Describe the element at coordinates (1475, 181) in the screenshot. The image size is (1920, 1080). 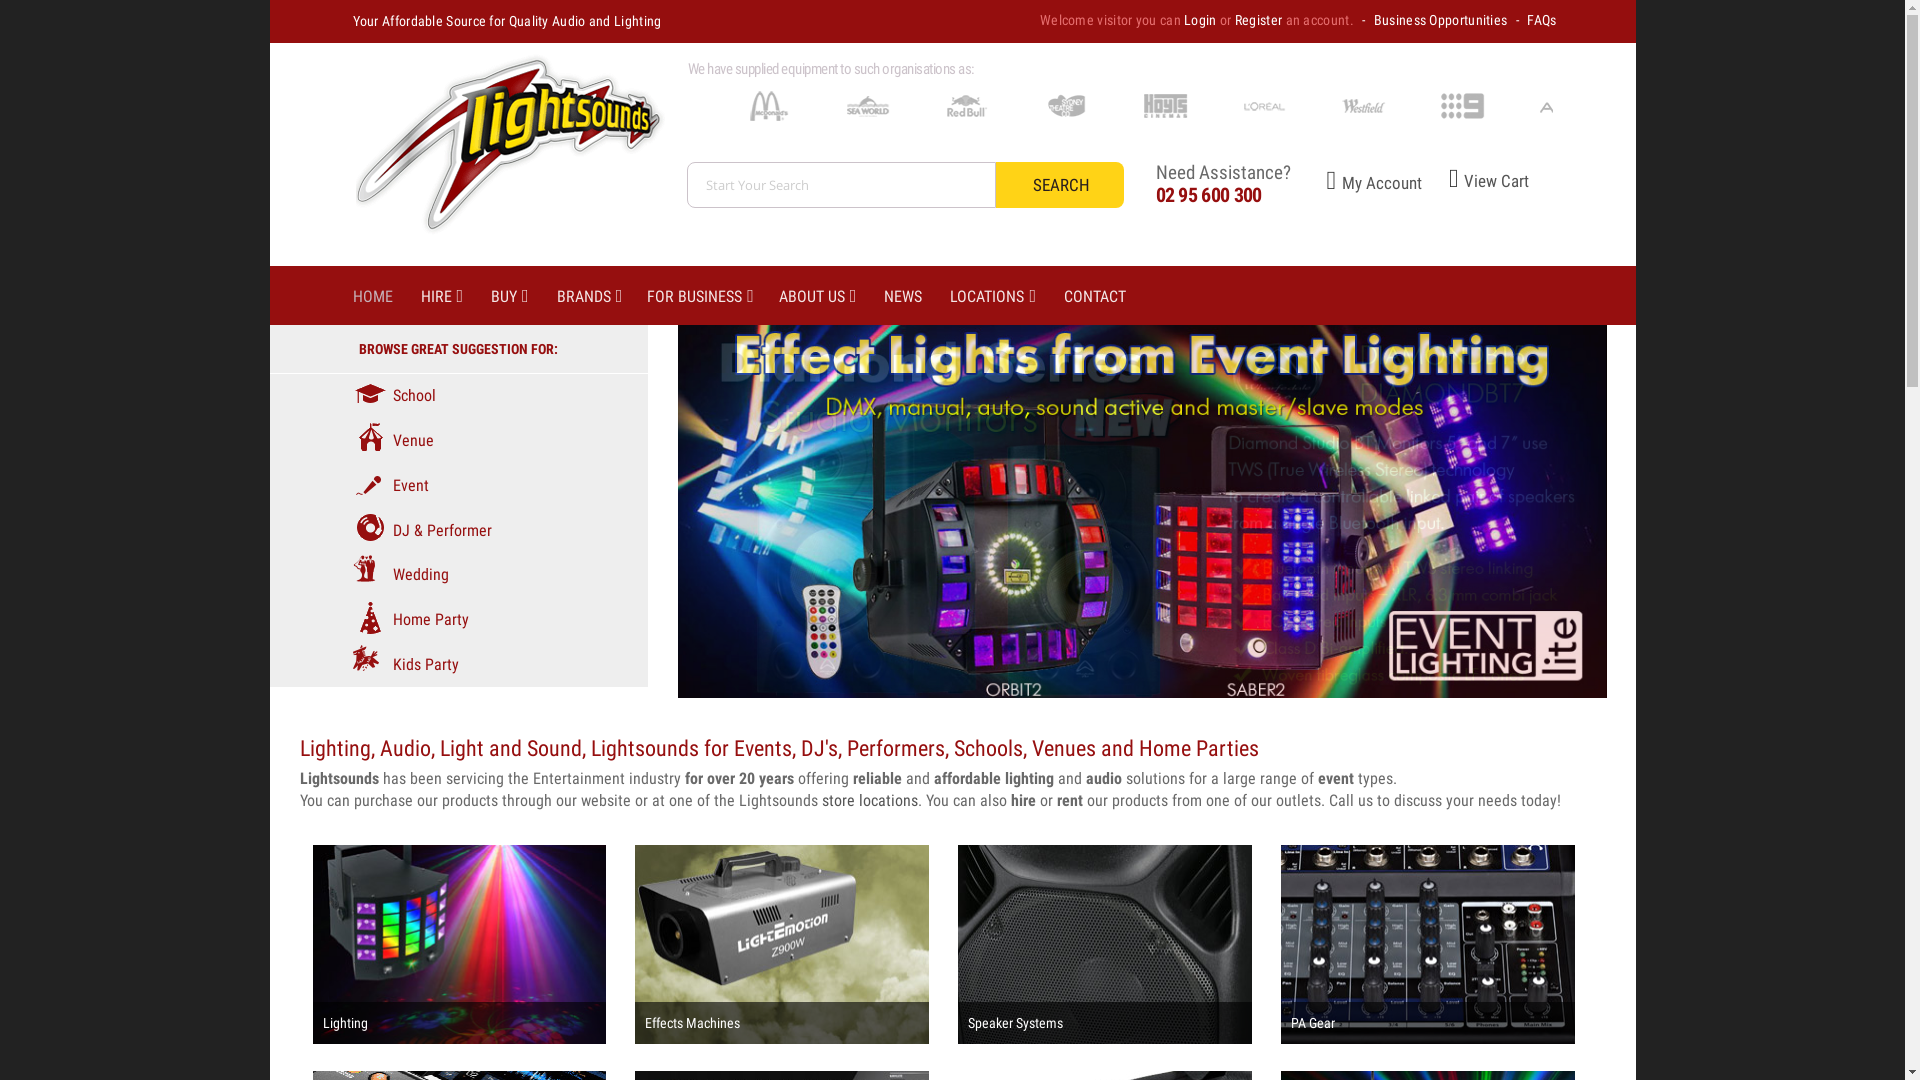
I see `'View Cart'` at that location.